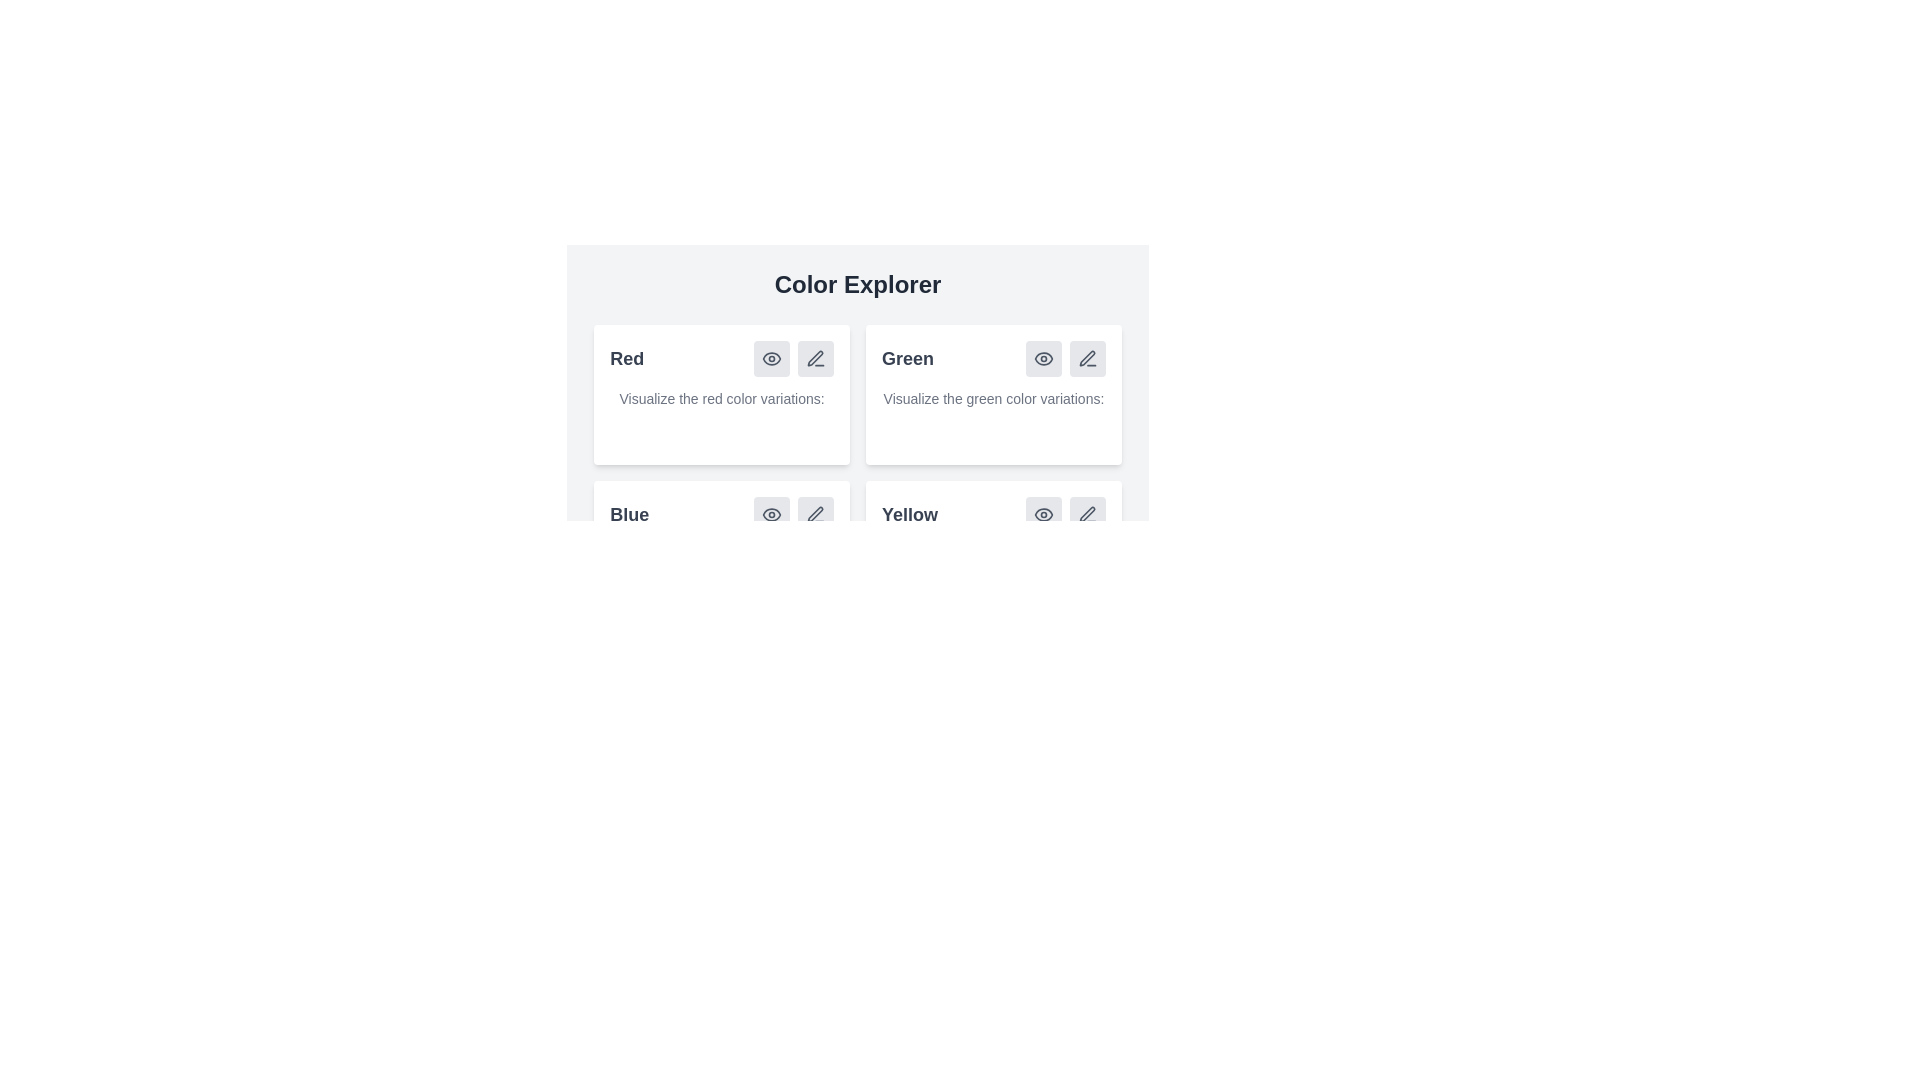 This screenshot has width=1920, height=1080. Describe the element at coordinates (792, 514) in the screenshot. I see `the pen icon in the horizontal group of action buttons for editing details, located within the 'Blue' color section of the 'Color Explorer'` at that location.